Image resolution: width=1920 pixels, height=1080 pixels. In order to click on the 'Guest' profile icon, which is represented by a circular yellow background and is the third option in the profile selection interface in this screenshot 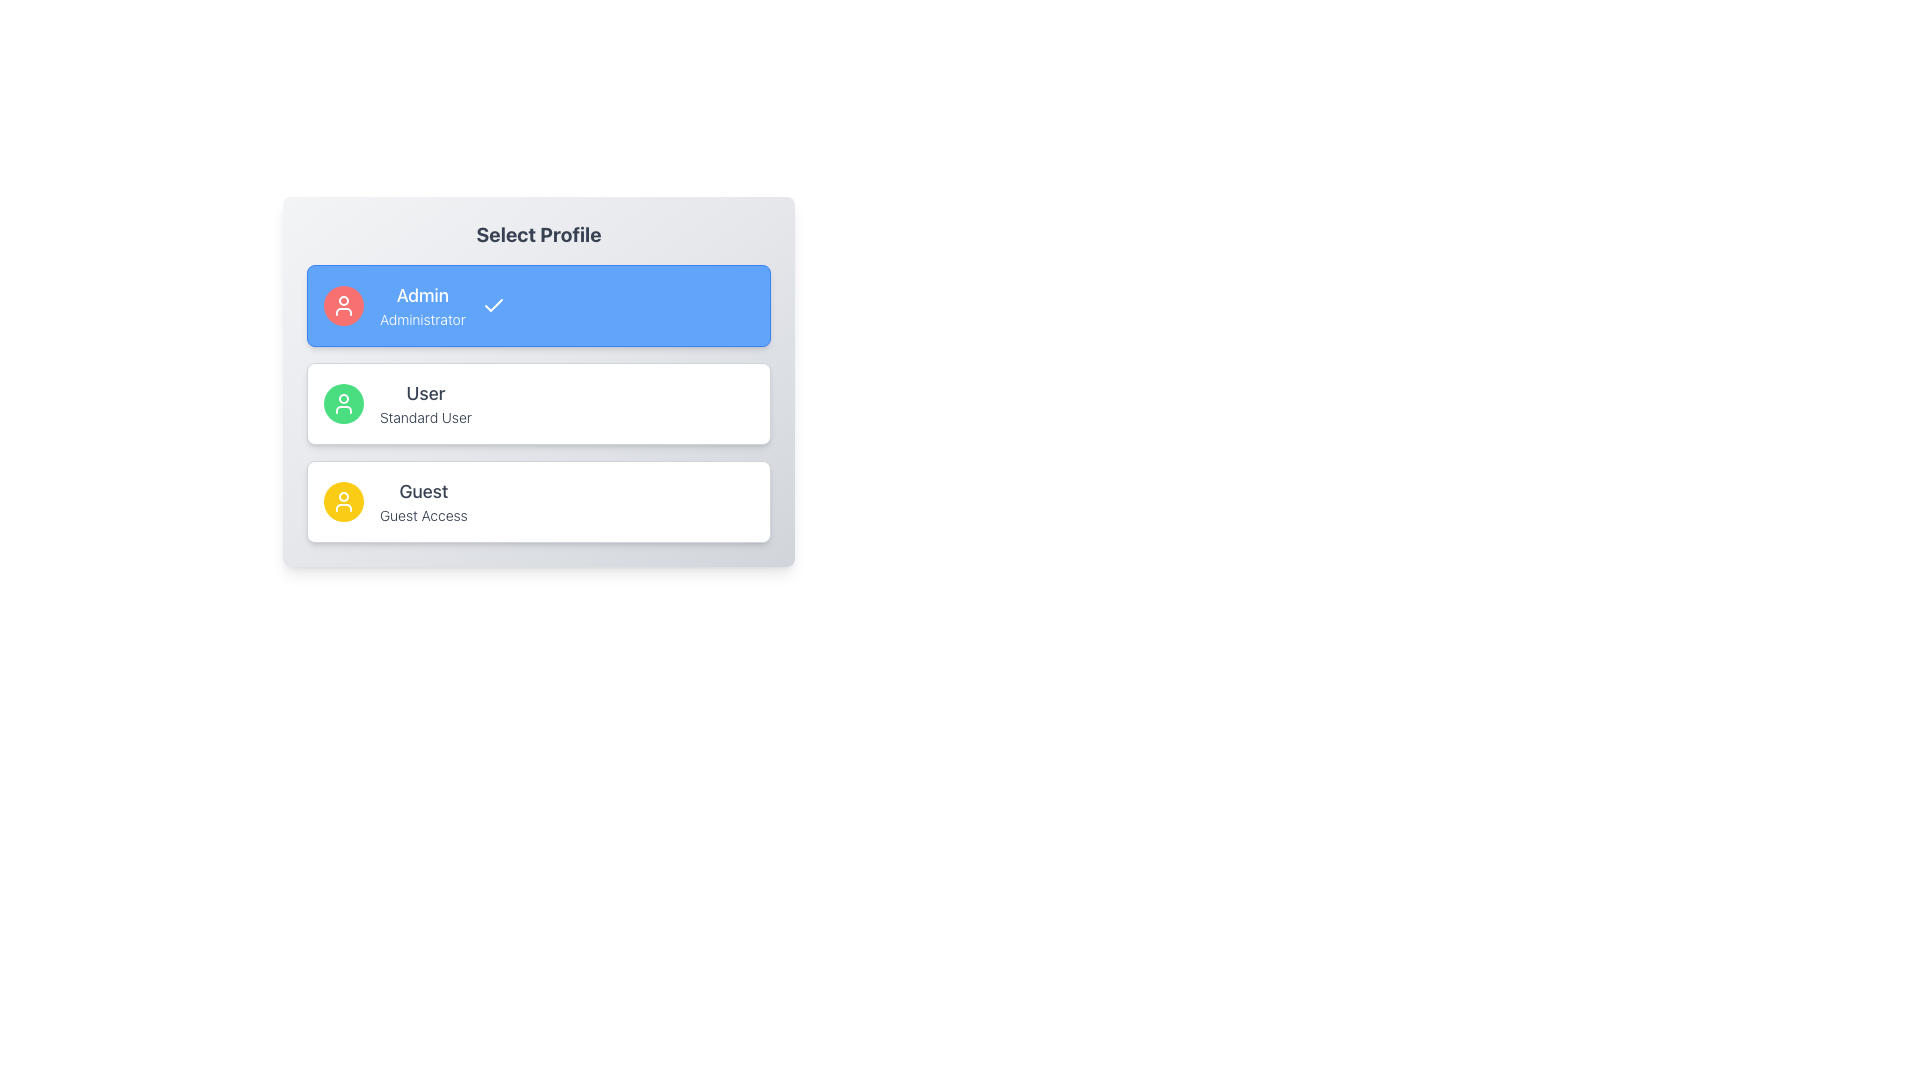, I will do `click(344, 500)`.